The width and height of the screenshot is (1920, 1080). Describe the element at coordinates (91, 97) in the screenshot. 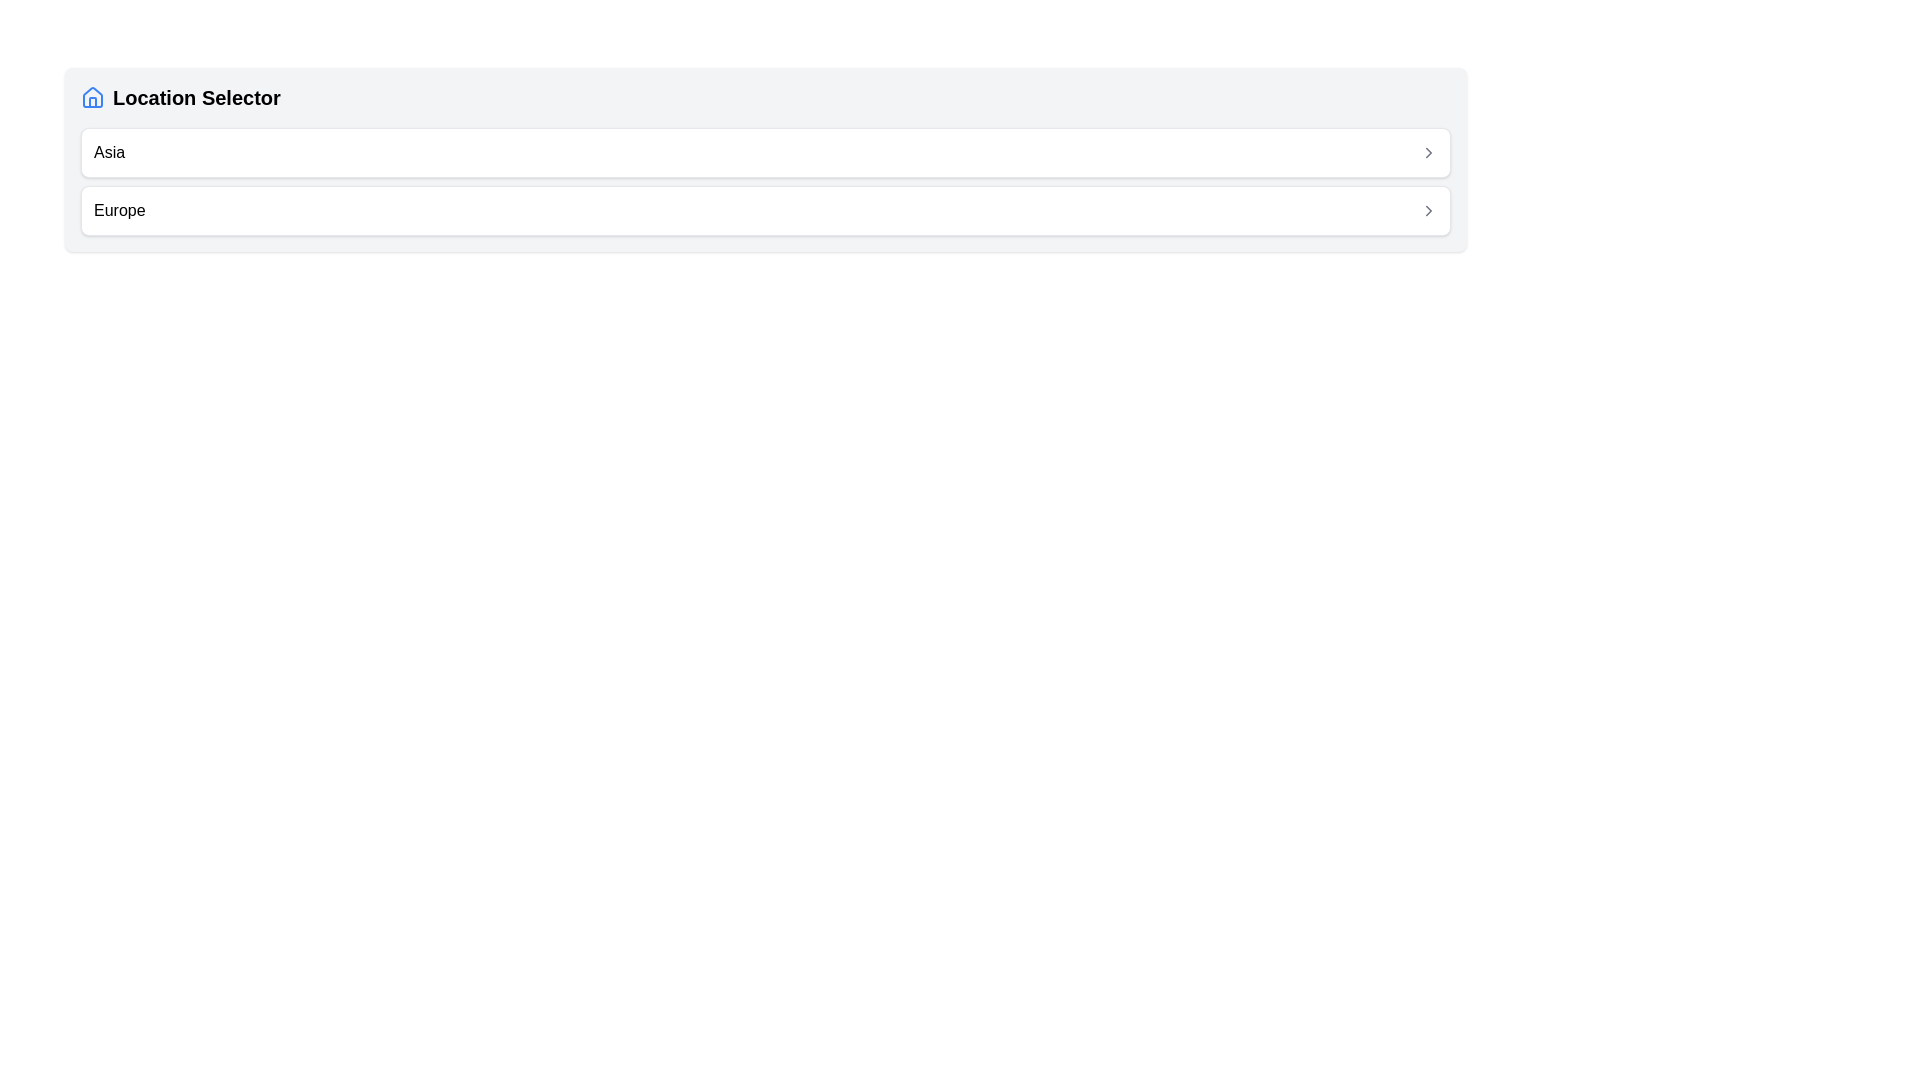

I see `the icon positioned at the top-left corner of the 'Location Selector' section, which serves as a visual indicator for home or base location` at that location.